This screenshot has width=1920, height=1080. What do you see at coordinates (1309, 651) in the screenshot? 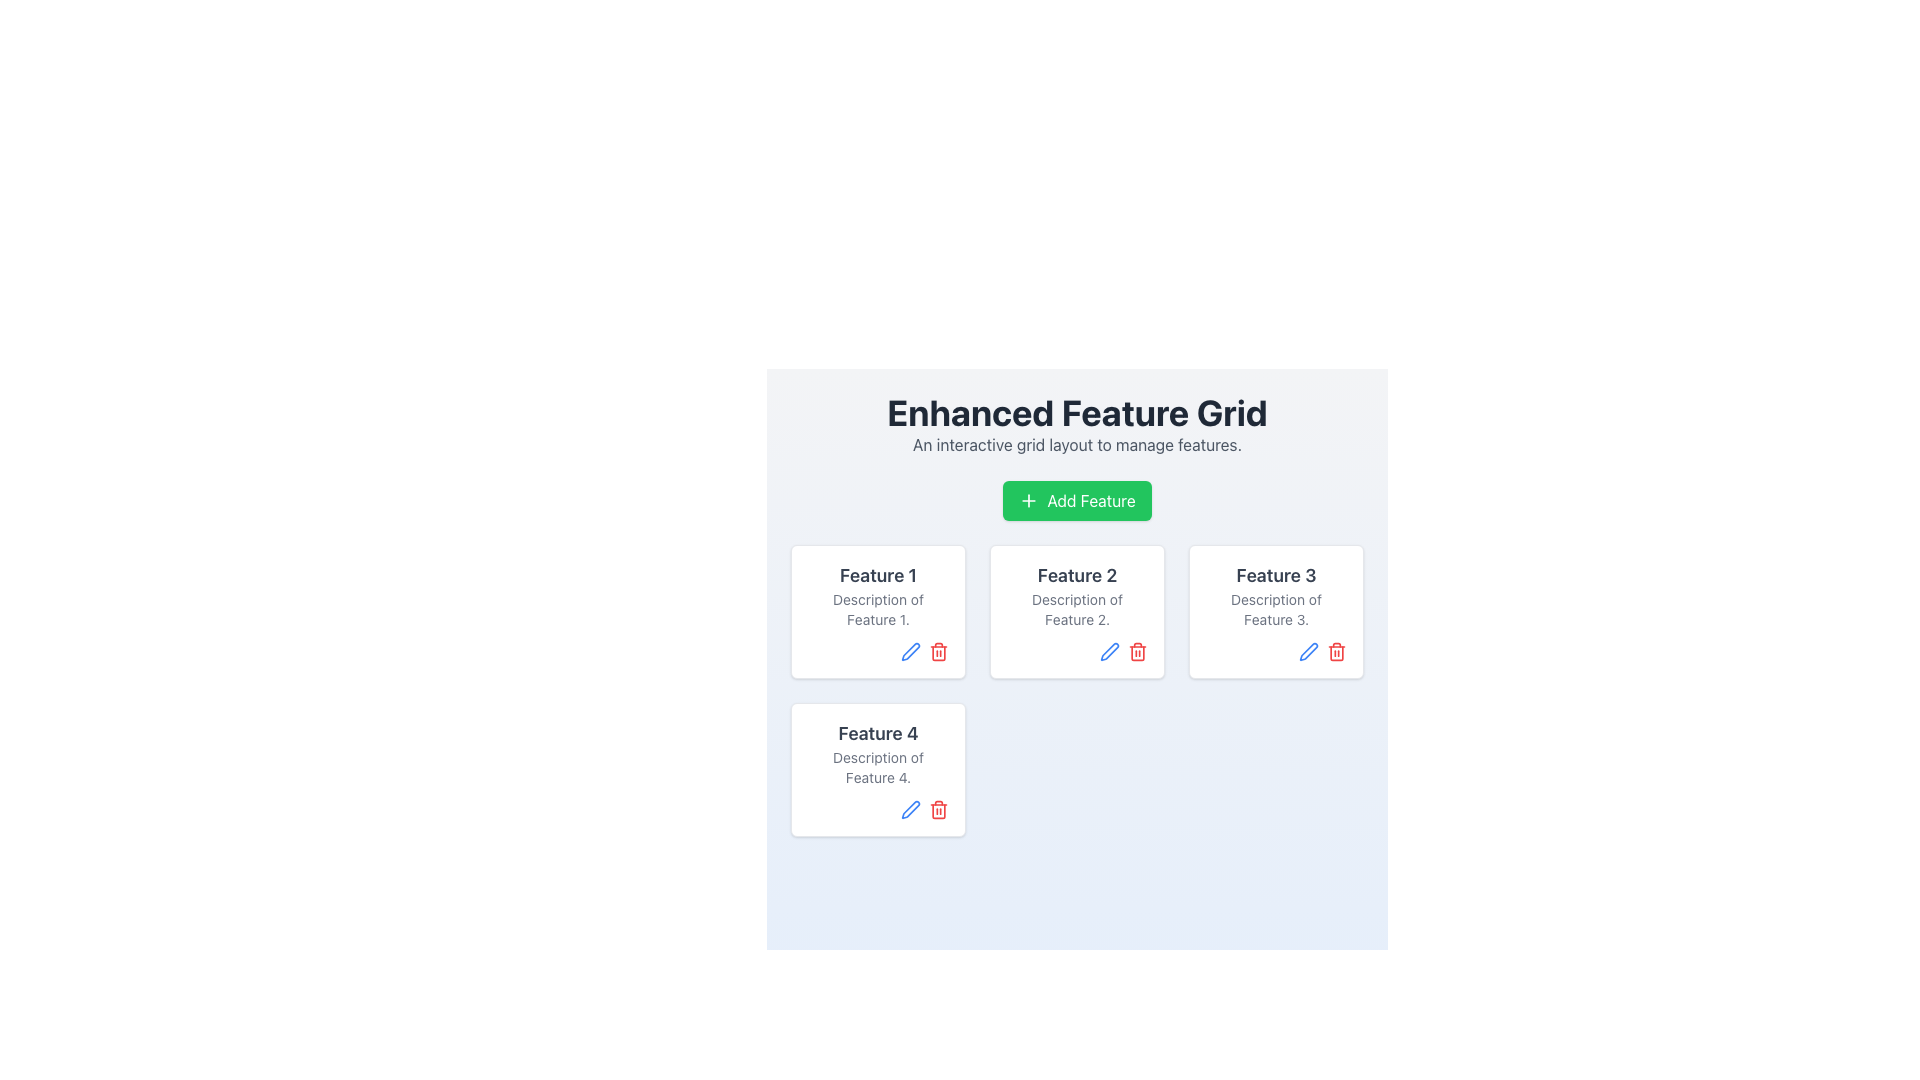
I see `the pen-shaped icon located in the 'Feature 3' card to initiate an edit action` at bounding box center [1309, 651].